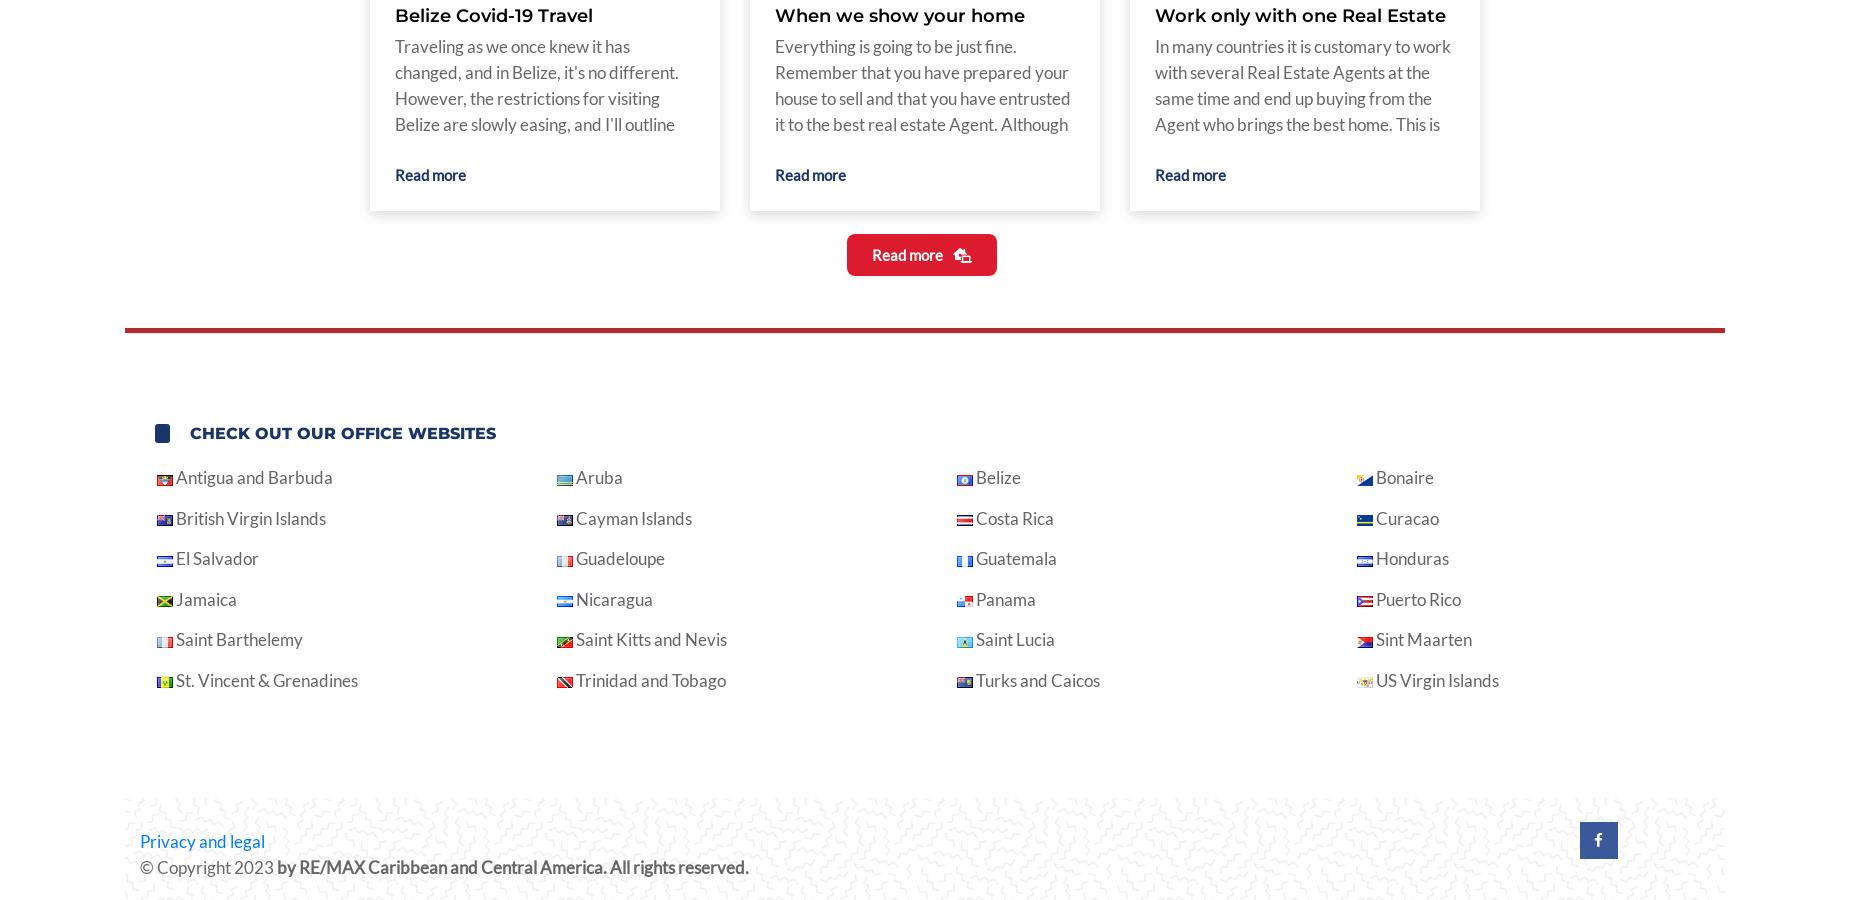 This screenshot has height=900, width=1850. I want to click on 'El Salvador', so click(215, 557).